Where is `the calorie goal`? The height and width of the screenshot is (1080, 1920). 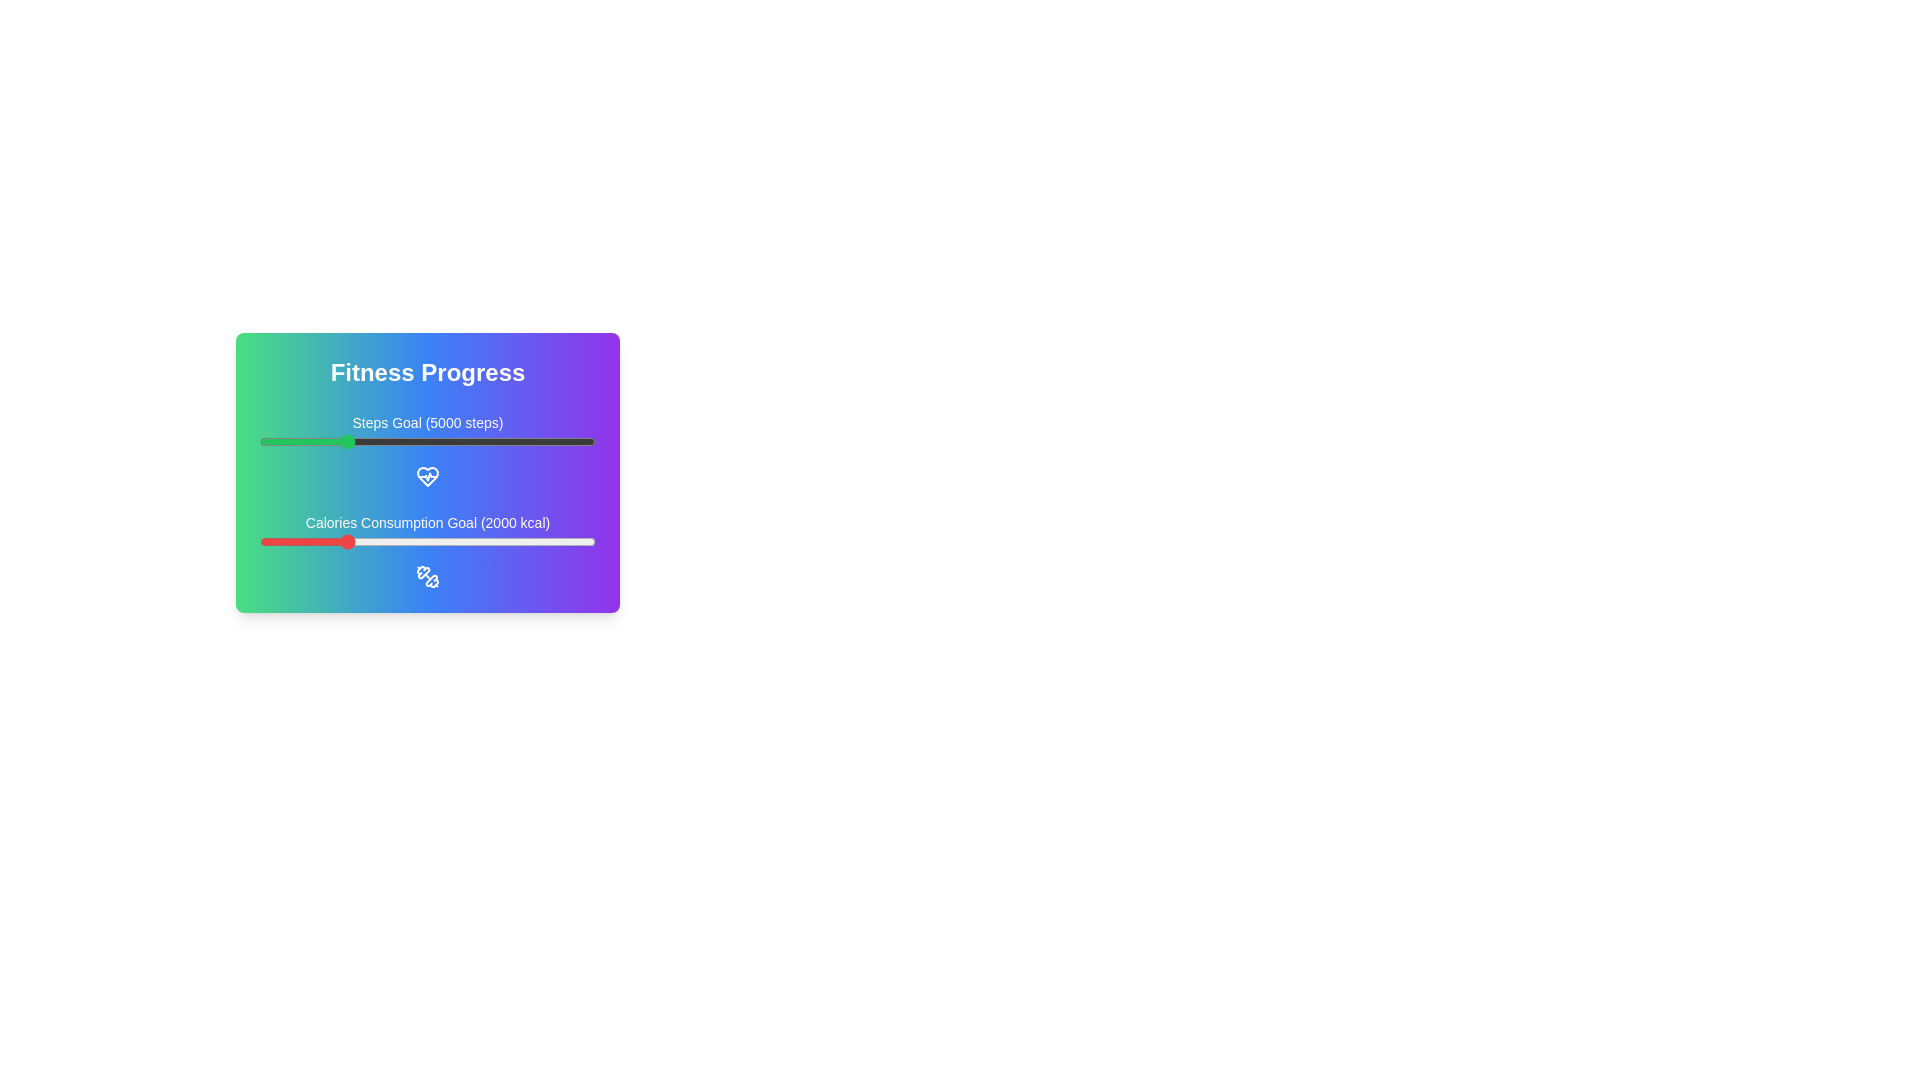
the calorie goal is located at coordinates (286, 542).